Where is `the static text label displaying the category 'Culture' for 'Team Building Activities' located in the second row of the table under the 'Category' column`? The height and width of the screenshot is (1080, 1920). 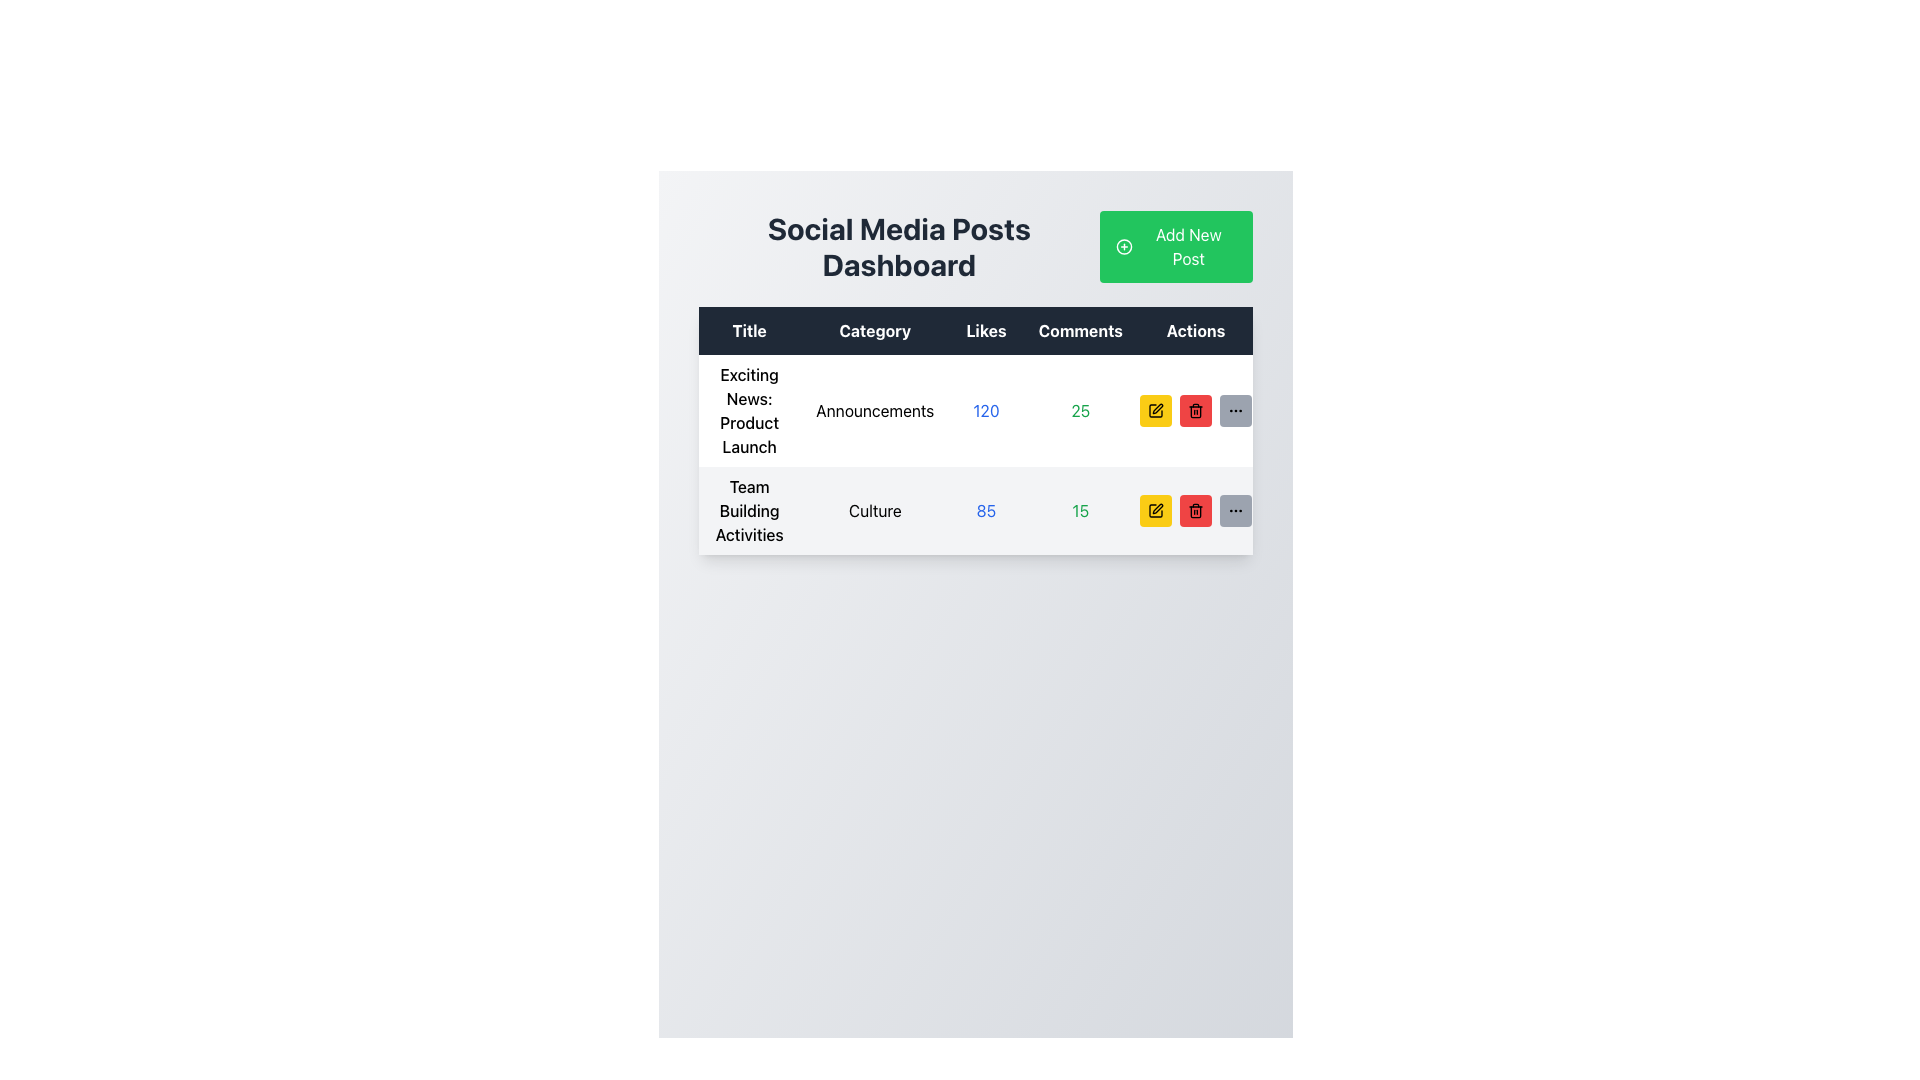 the static text label displaying the category 'Culture' for 'Team Building Activities' located in the second row of the table under the 'Category' column is located at coordinates (875, 509).